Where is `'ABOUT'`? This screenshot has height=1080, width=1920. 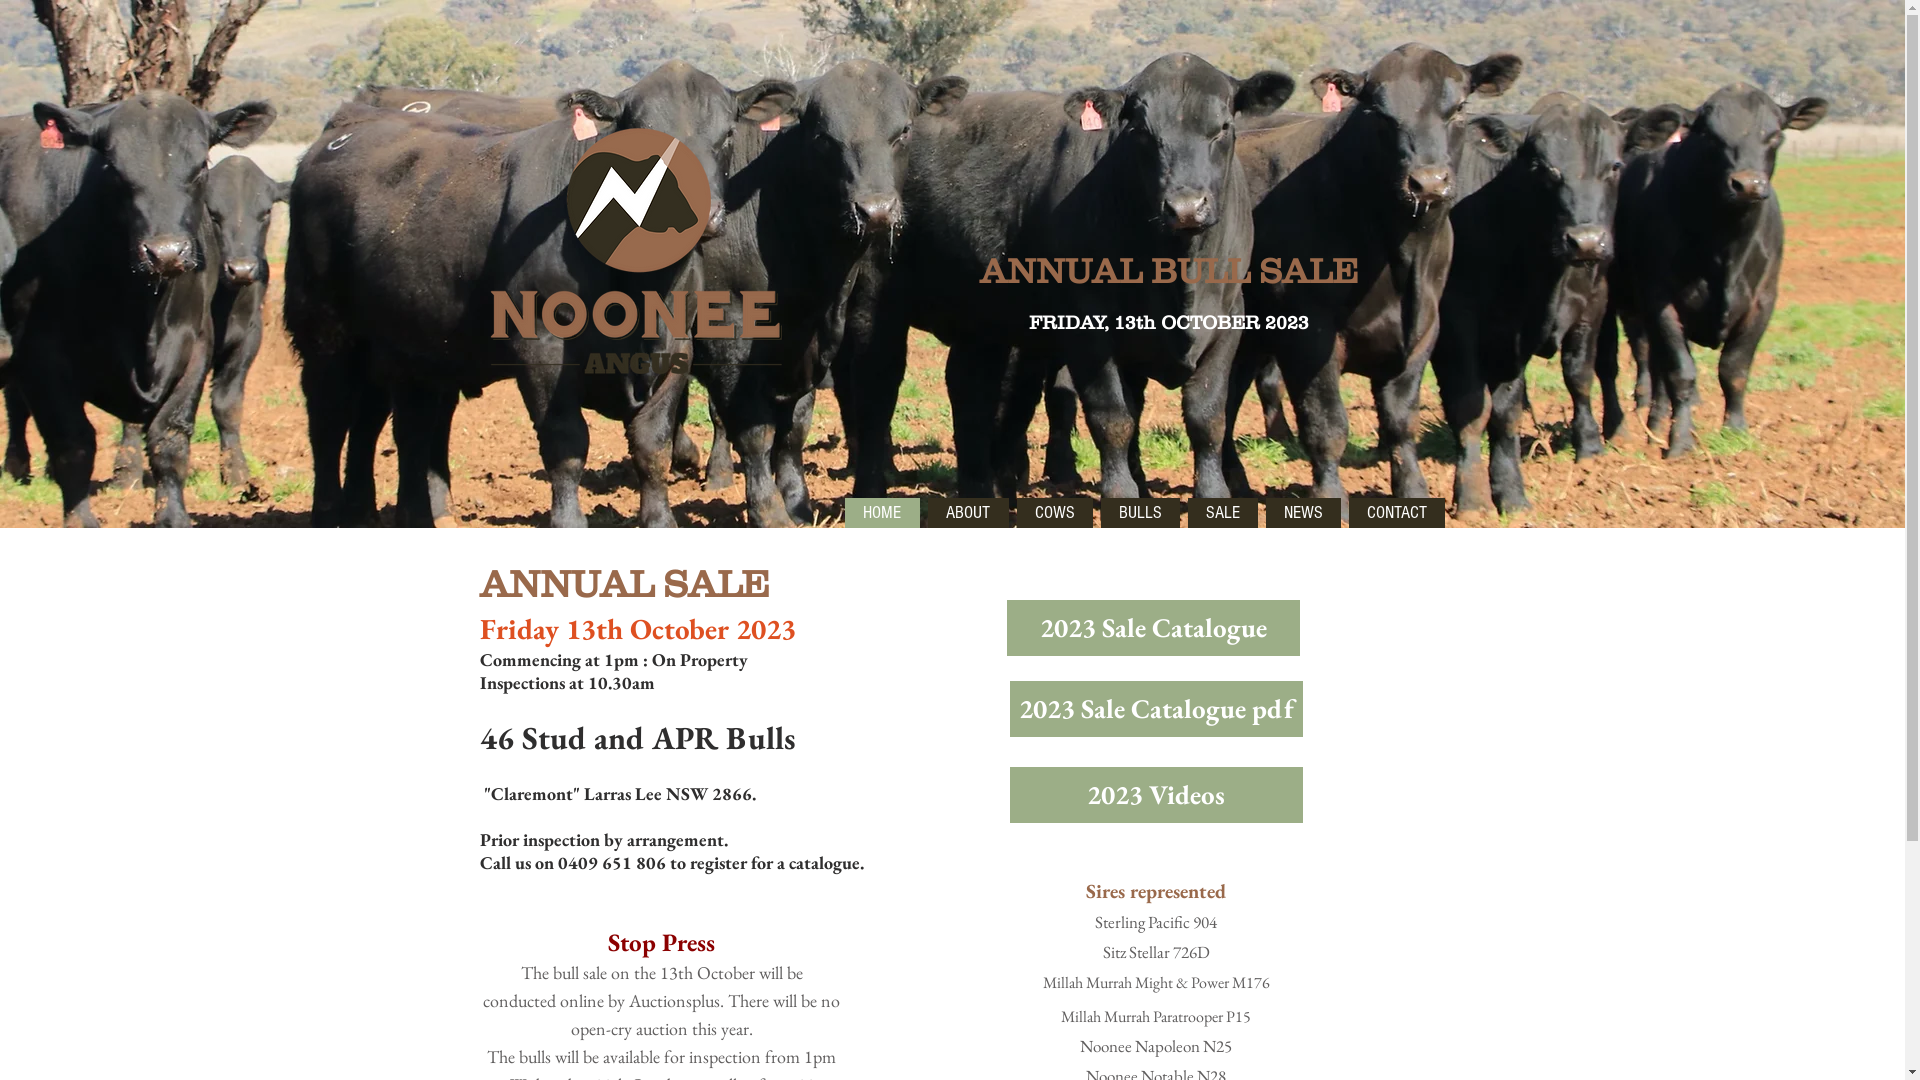 'ABOUT' is located at coordinates (968, 512).